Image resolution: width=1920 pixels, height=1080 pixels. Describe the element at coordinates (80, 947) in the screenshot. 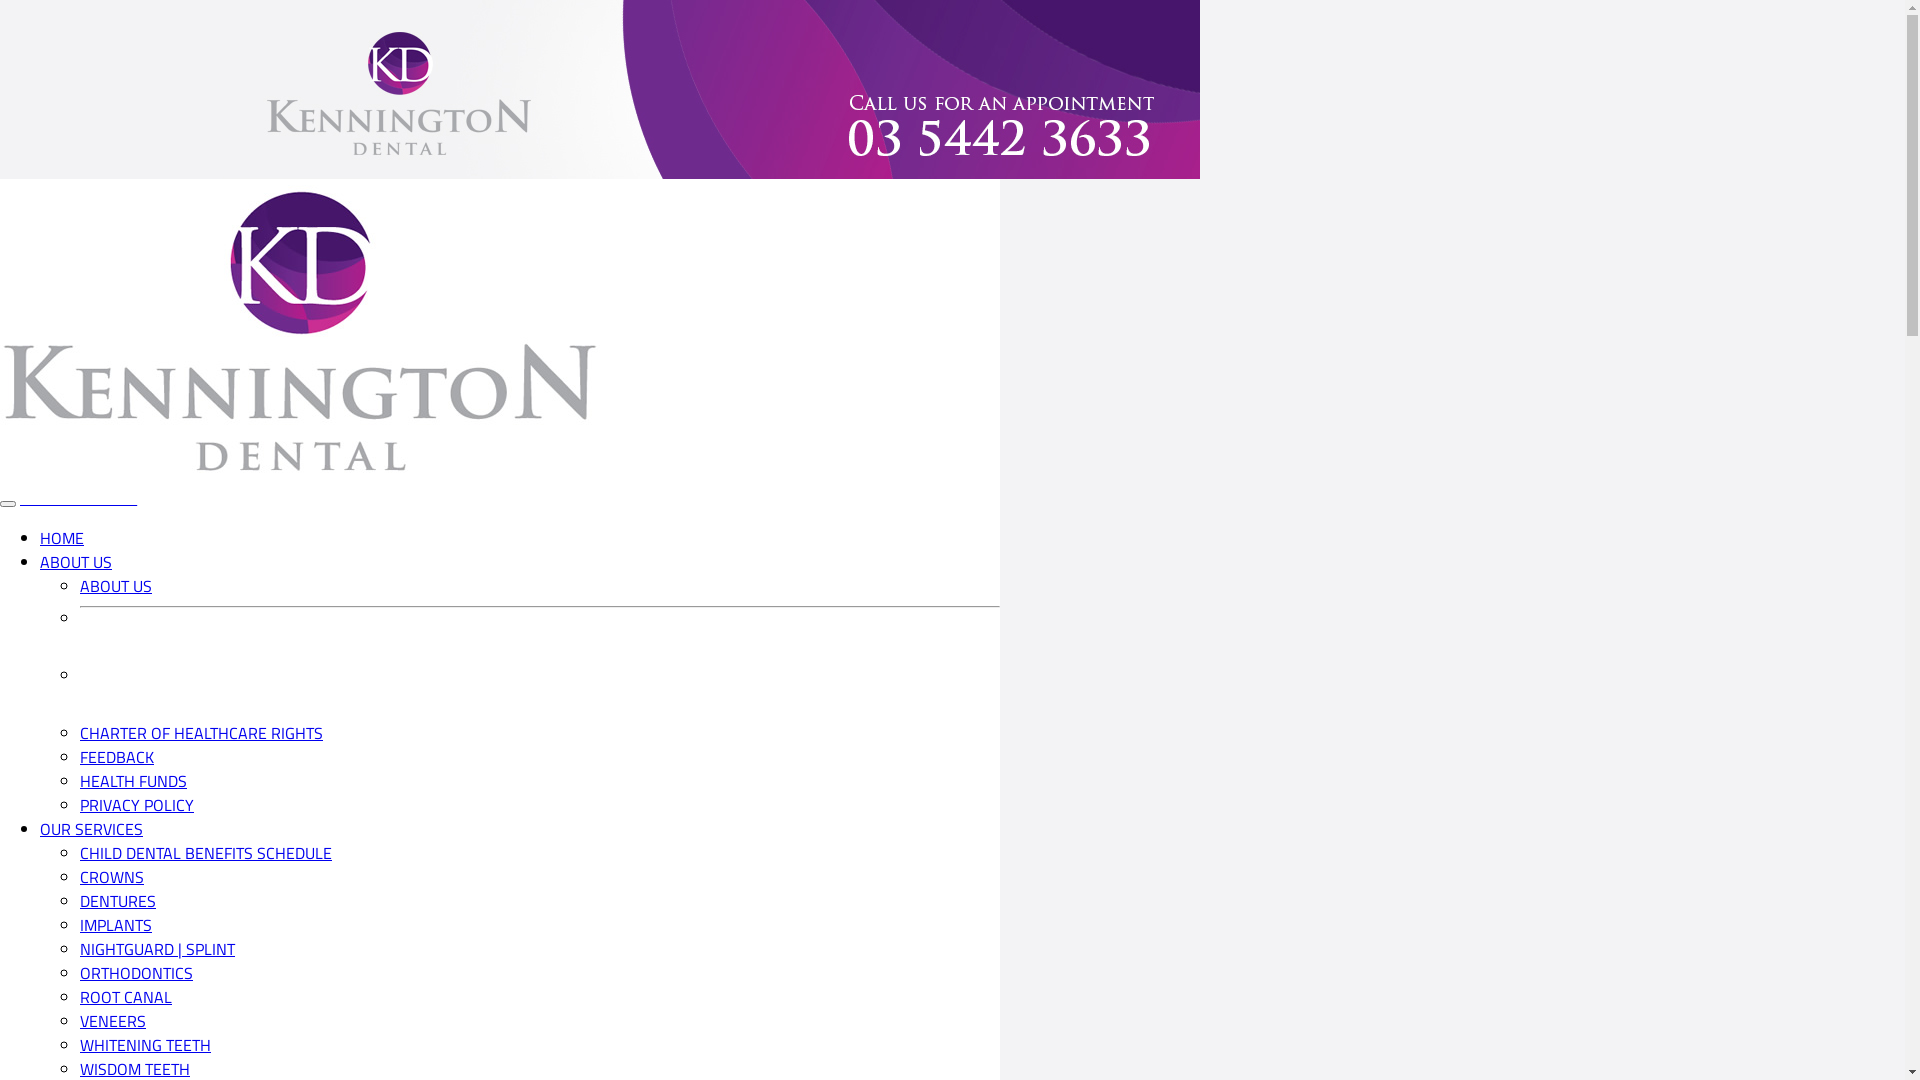

I see `'NIGHTGUARD | SPLINT'` at that location.